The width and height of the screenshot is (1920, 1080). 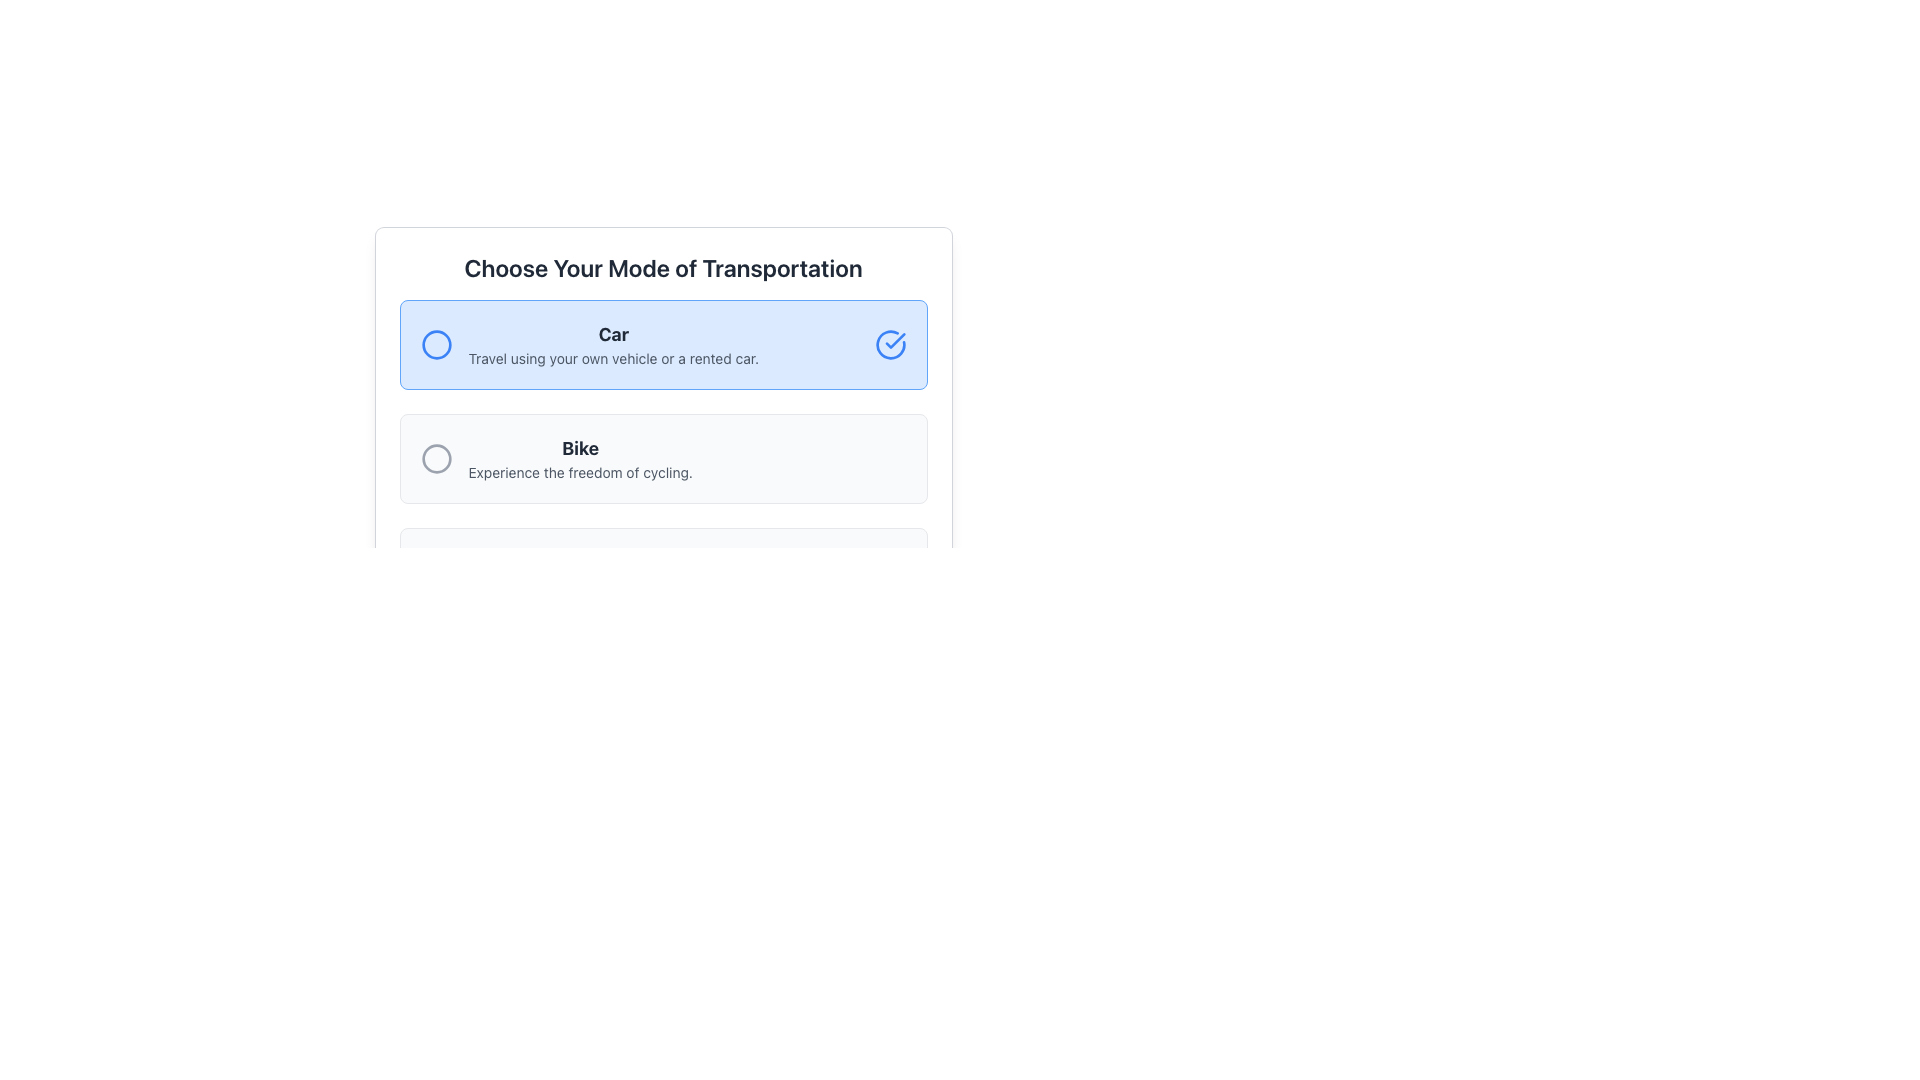 What do you see at coordinates (612, 343) in the screenshot?
I see `the text block that contains two lines: 'Car' in bold and 'Travel using your own vehicle or a rented car.' This text block is located inside the first selectable card under the heading 'Choose Your Mode of Transportation.'` at bounding box center [612, 343].